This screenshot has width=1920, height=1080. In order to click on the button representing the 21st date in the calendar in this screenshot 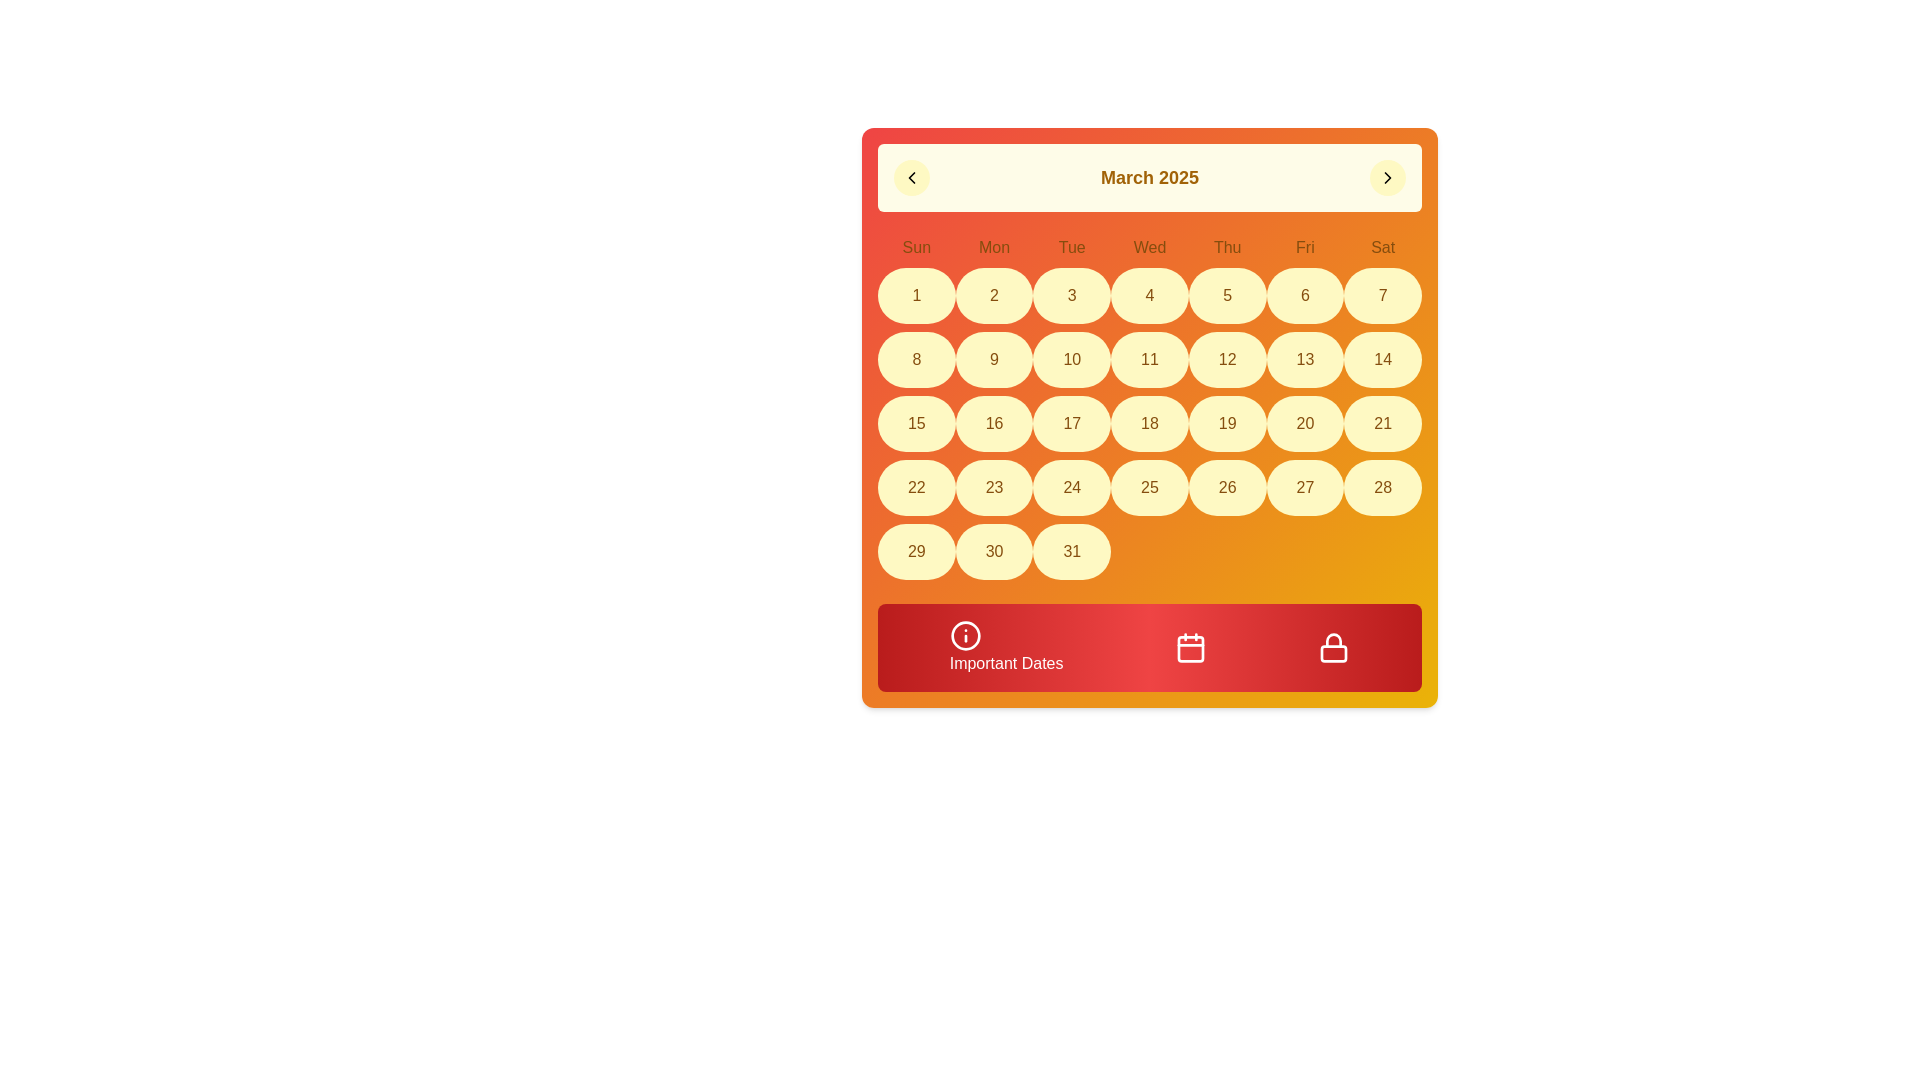, I will do `click(1382, 423)`.